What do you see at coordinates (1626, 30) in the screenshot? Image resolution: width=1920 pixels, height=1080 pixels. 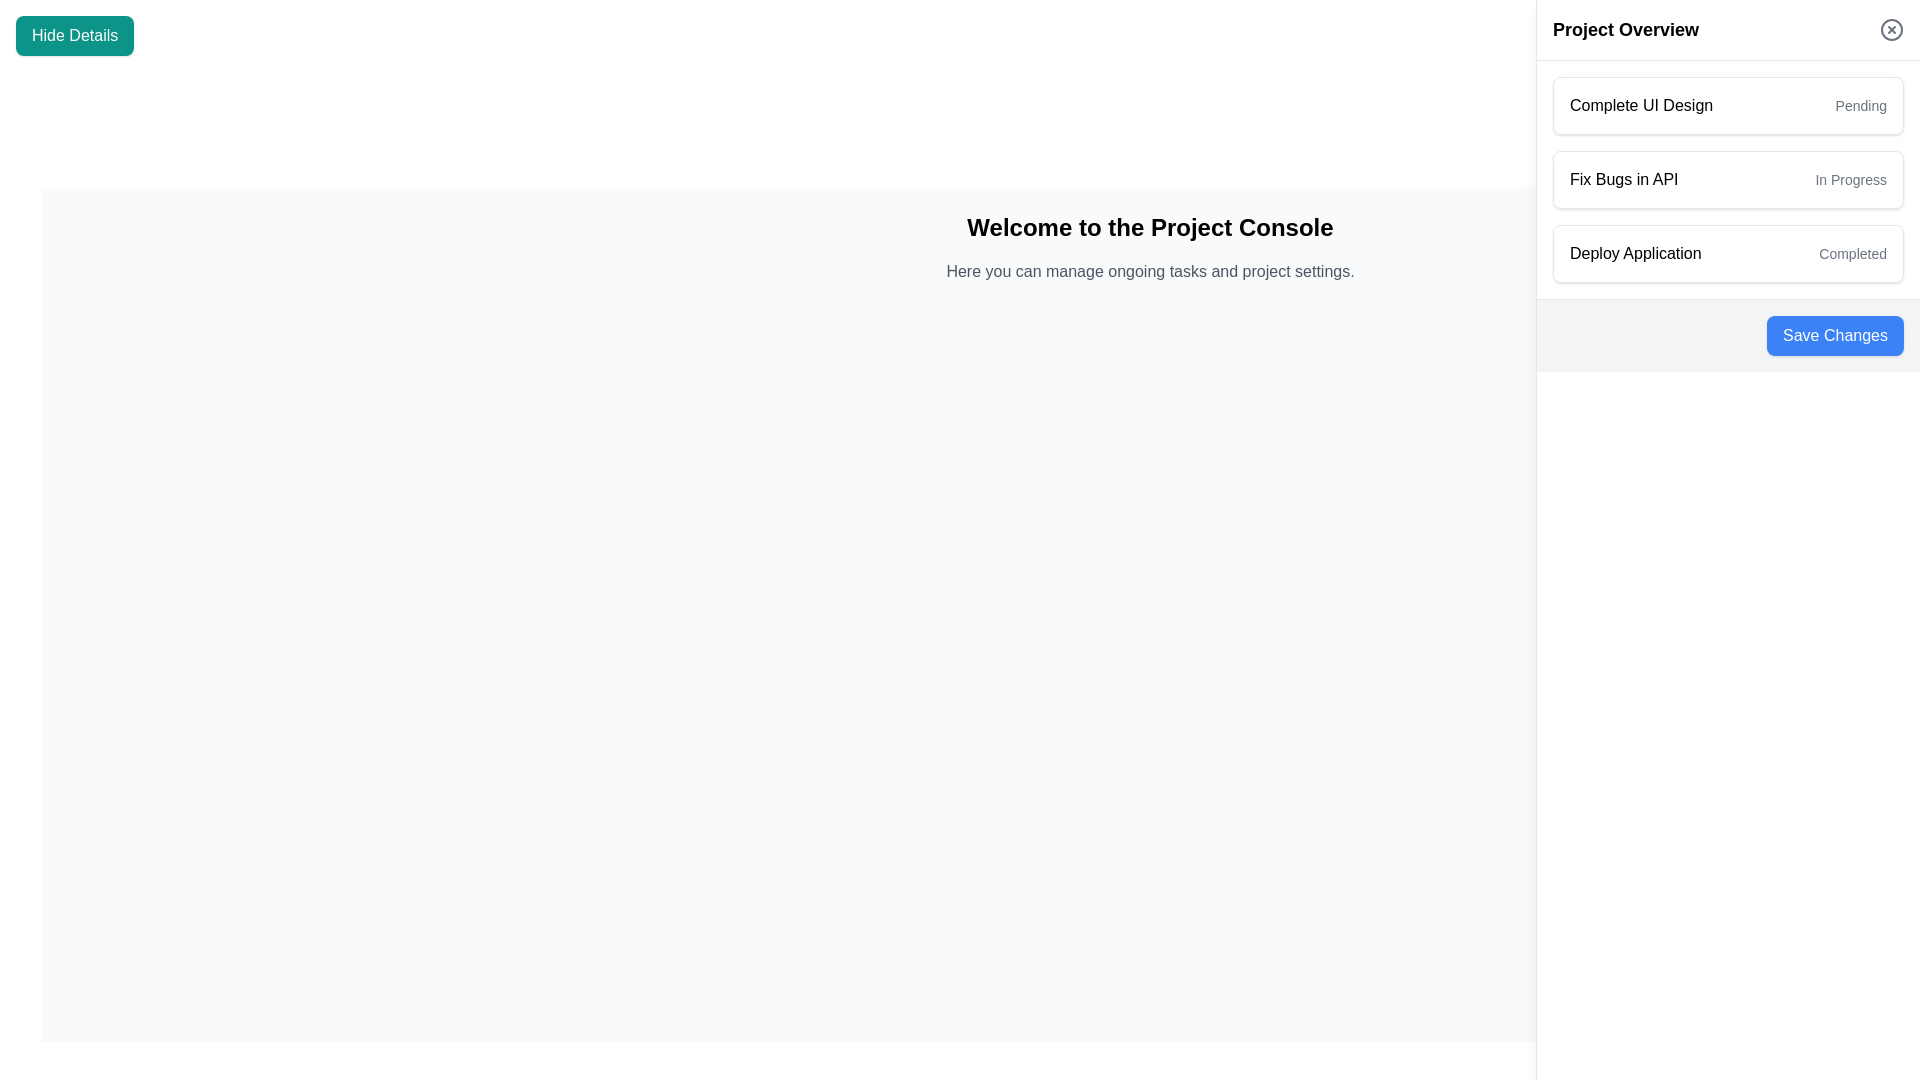 I see `the 'Project Overview' header text for accessibility by moving the mouse to its center point` at bounding box center [1626, 30].